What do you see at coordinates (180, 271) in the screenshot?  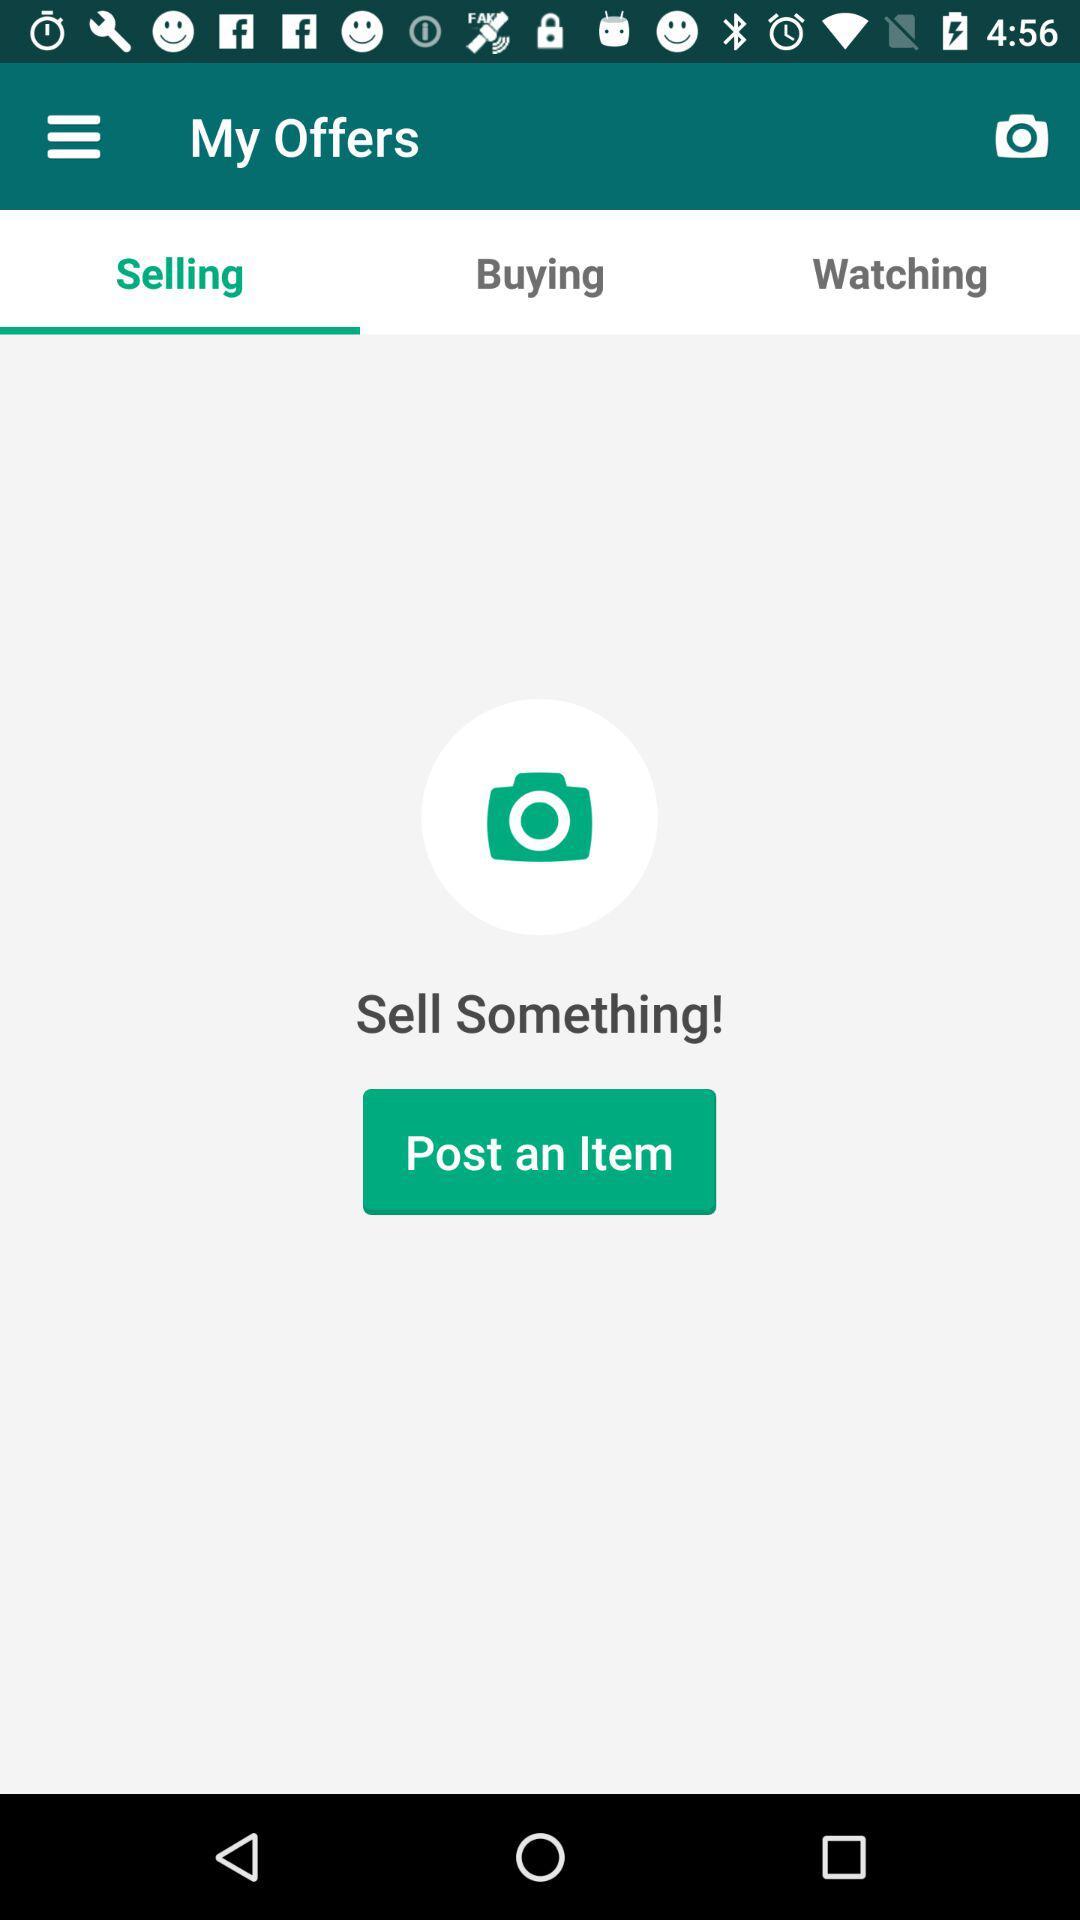 I see `the app to the left of buying item` at bounding box center [180, 271].